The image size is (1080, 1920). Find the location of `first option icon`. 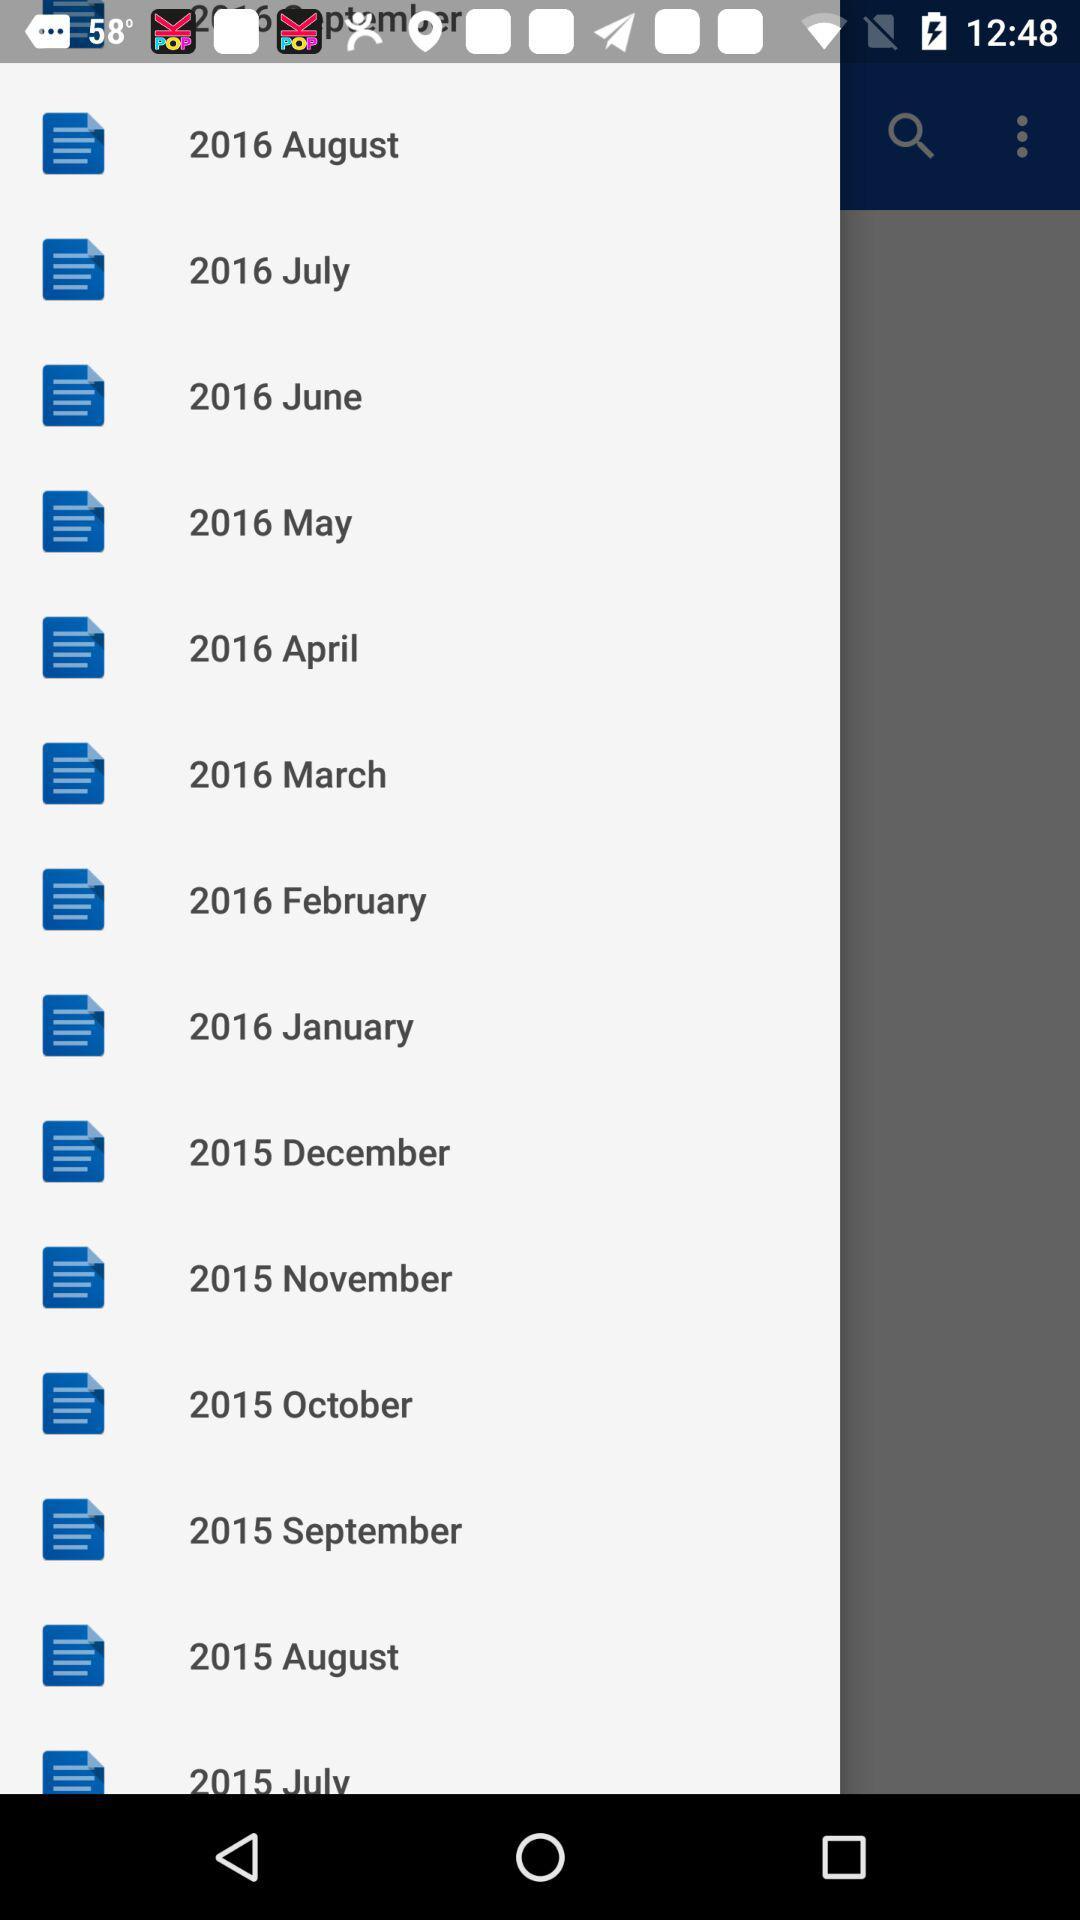

first option icon is located at coordinates (72, 142).